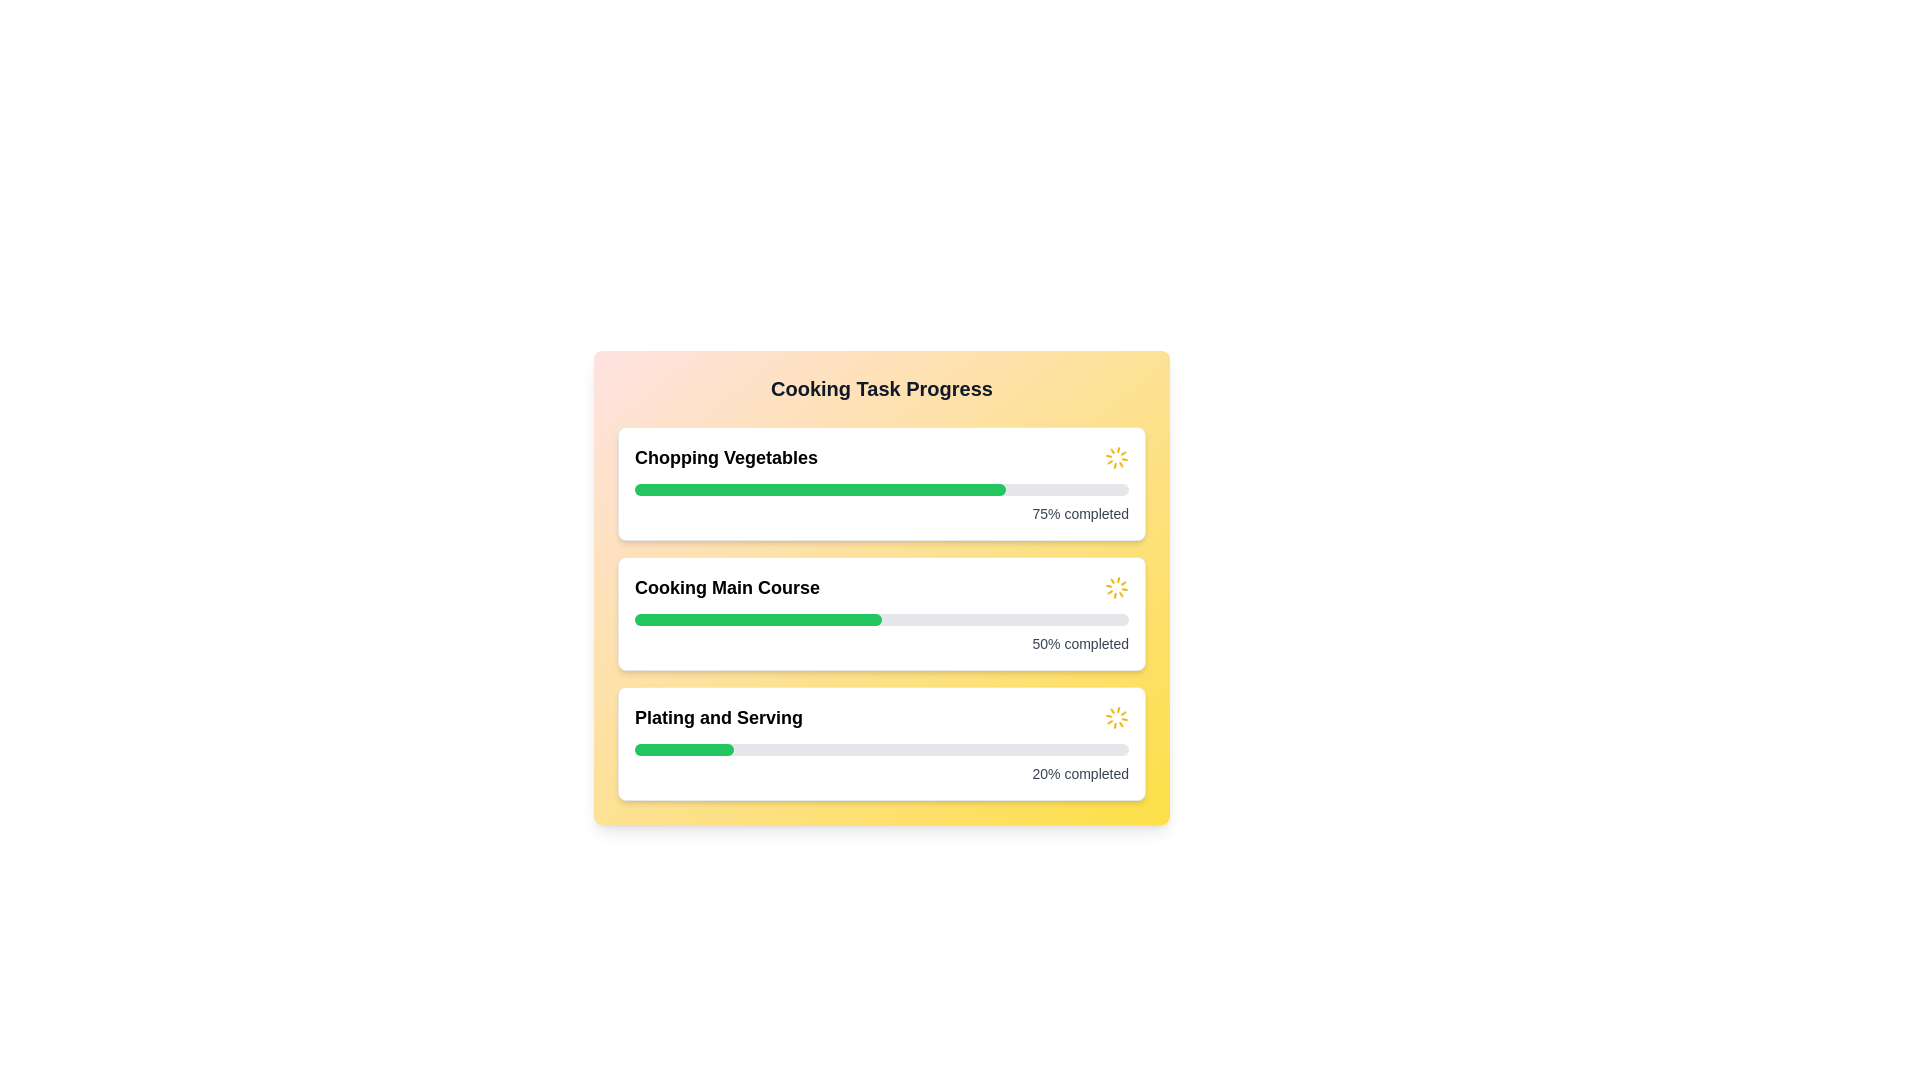 This screenshot has height=1080, width=1920. Describe the element at coordinates (820, 489) in the screenshot. I see `the progress bar indicating 75% completion of the 'Chopping Vegetables' task` at that location.